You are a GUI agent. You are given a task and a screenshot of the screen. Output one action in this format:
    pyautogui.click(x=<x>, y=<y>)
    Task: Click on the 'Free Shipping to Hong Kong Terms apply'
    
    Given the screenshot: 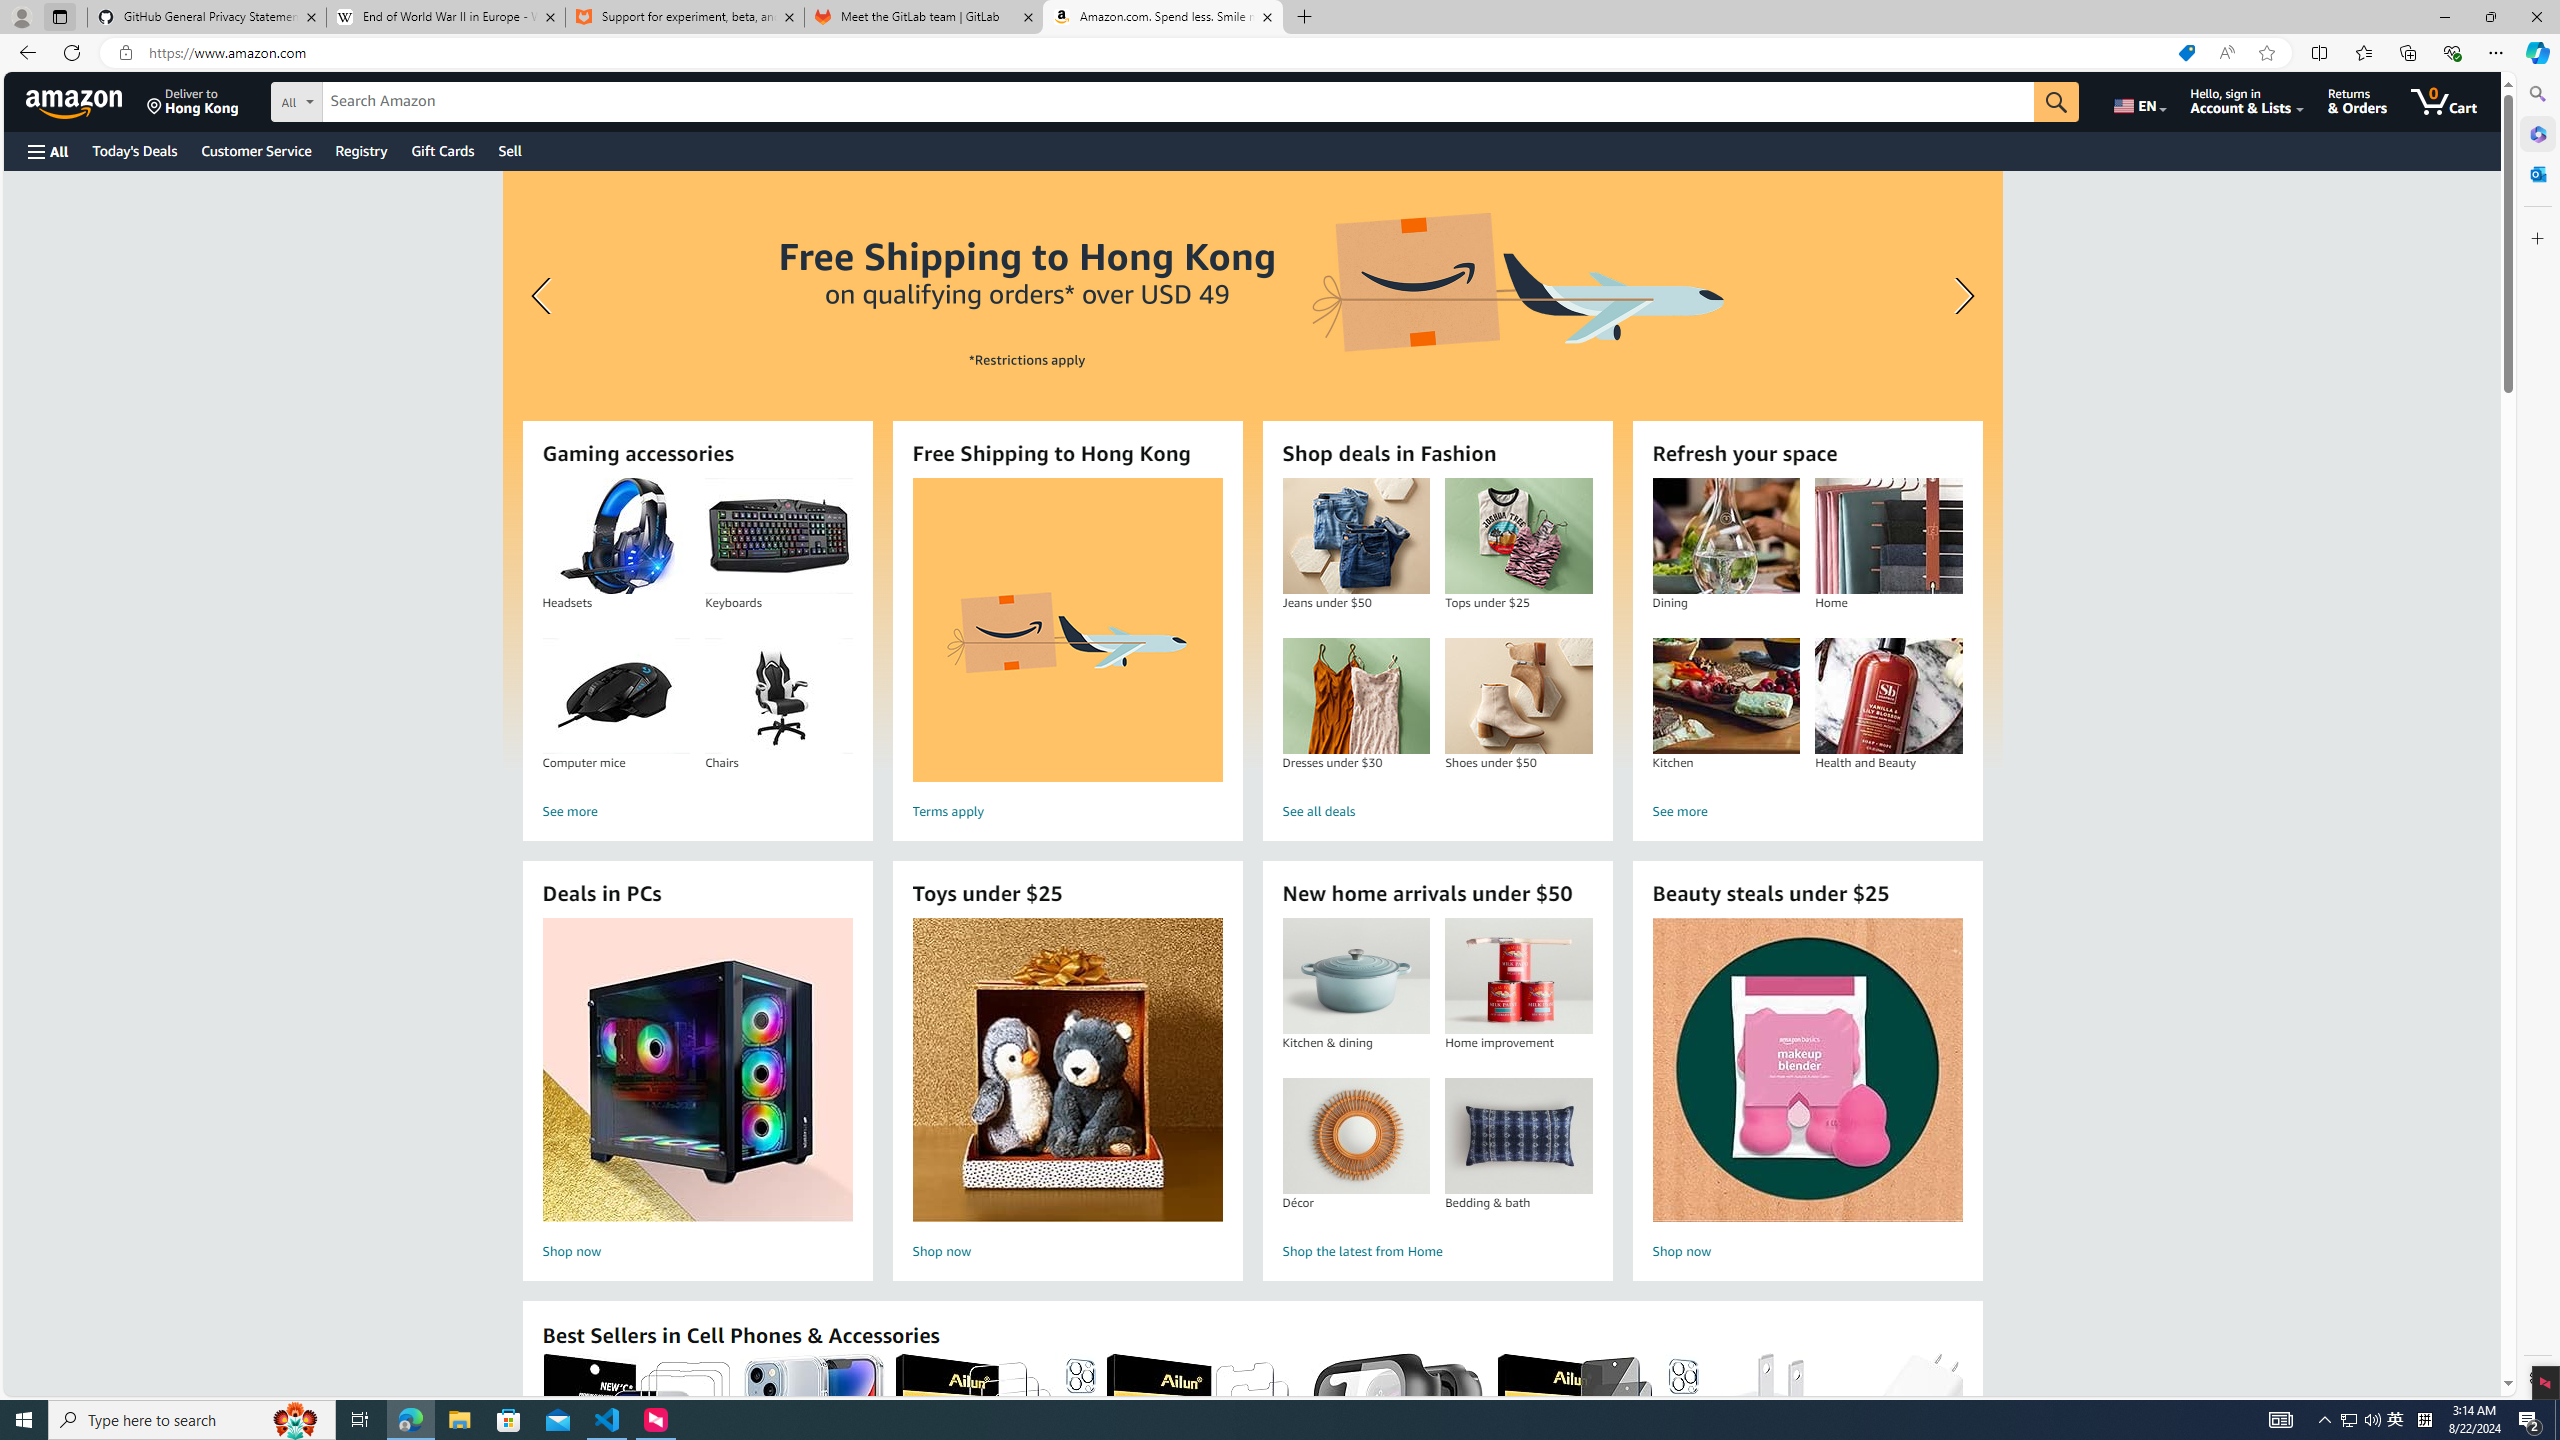 What is the action you would take?
    pyautogui.click(x=1067, y=651)
    